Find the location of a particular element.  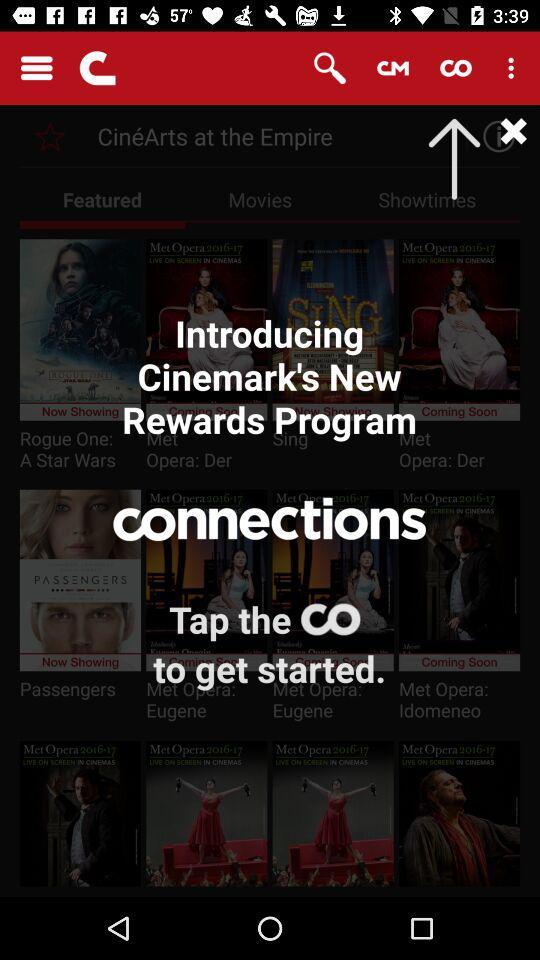

the advertised site is located at coordinates (50, 135).